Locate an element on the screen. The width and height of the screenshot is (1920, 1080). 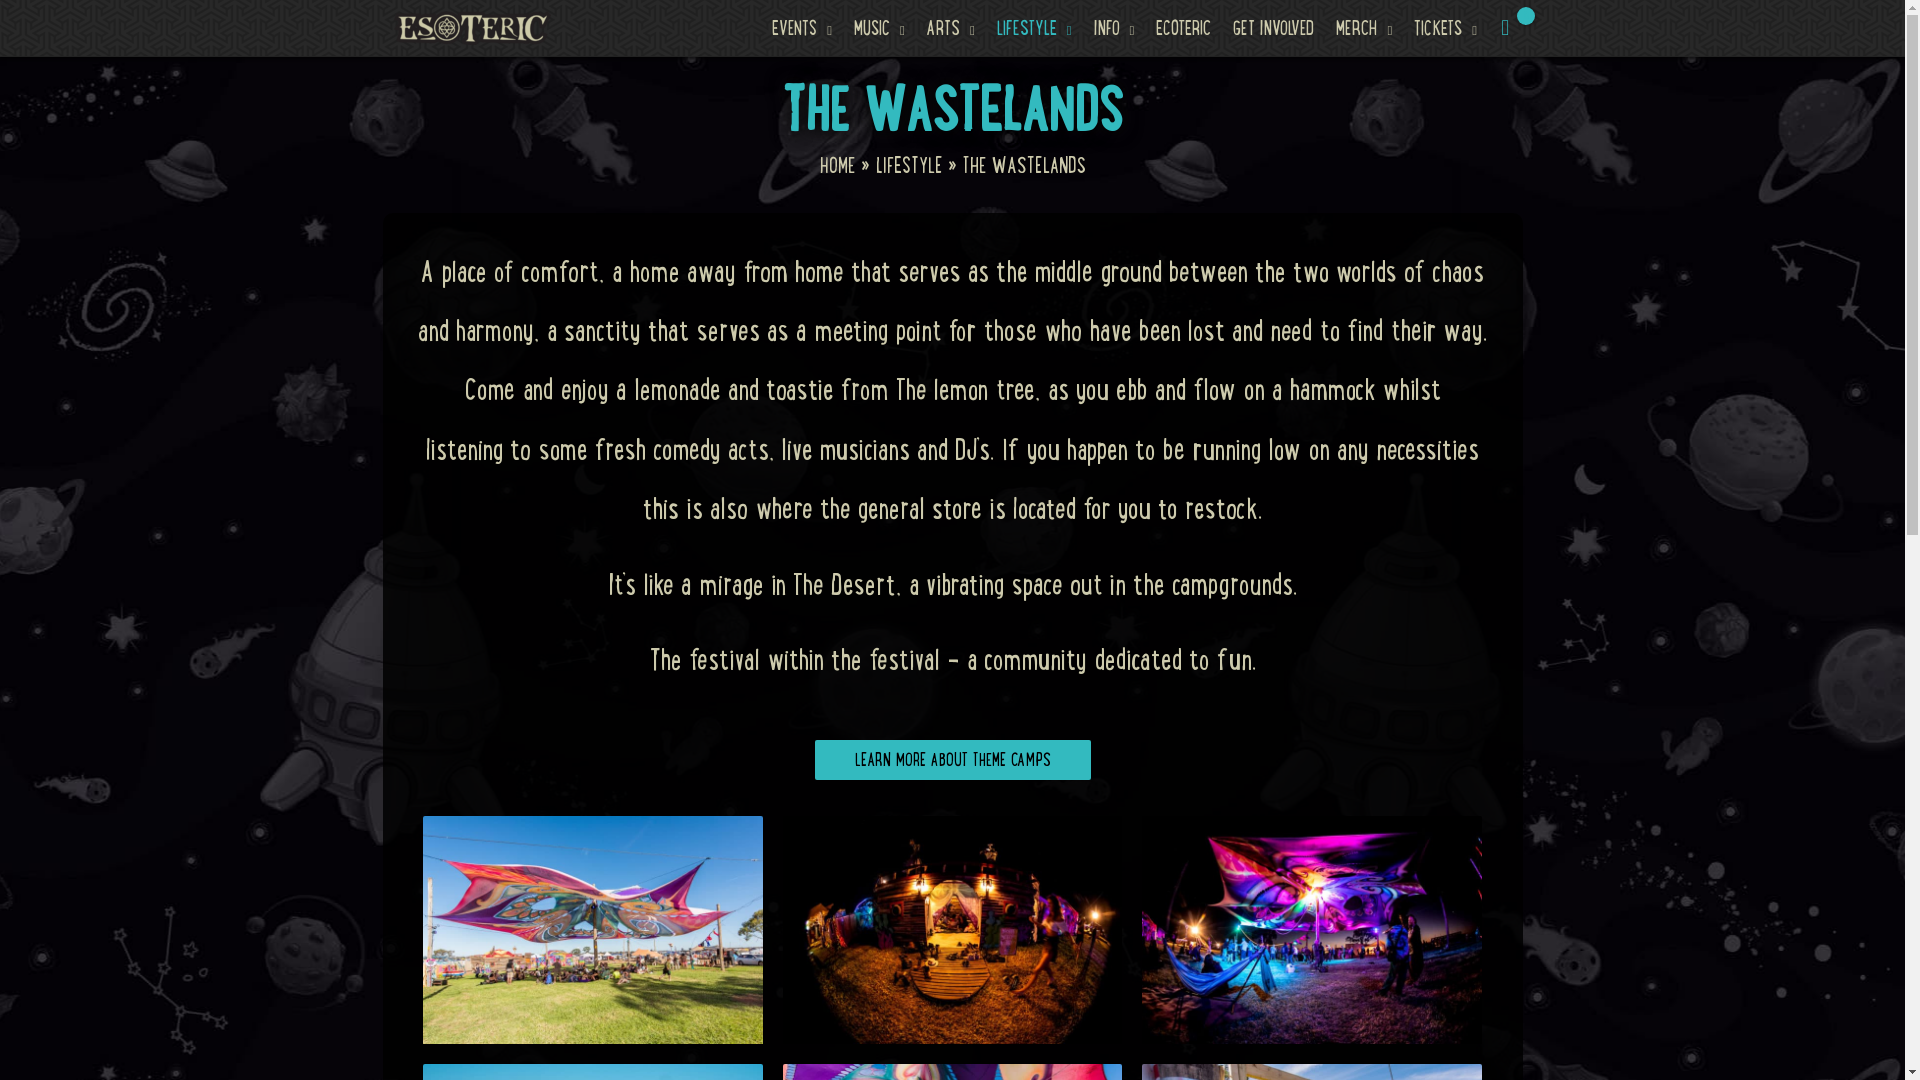
'LIFESTYLE' is located at coordinates (908, 164).